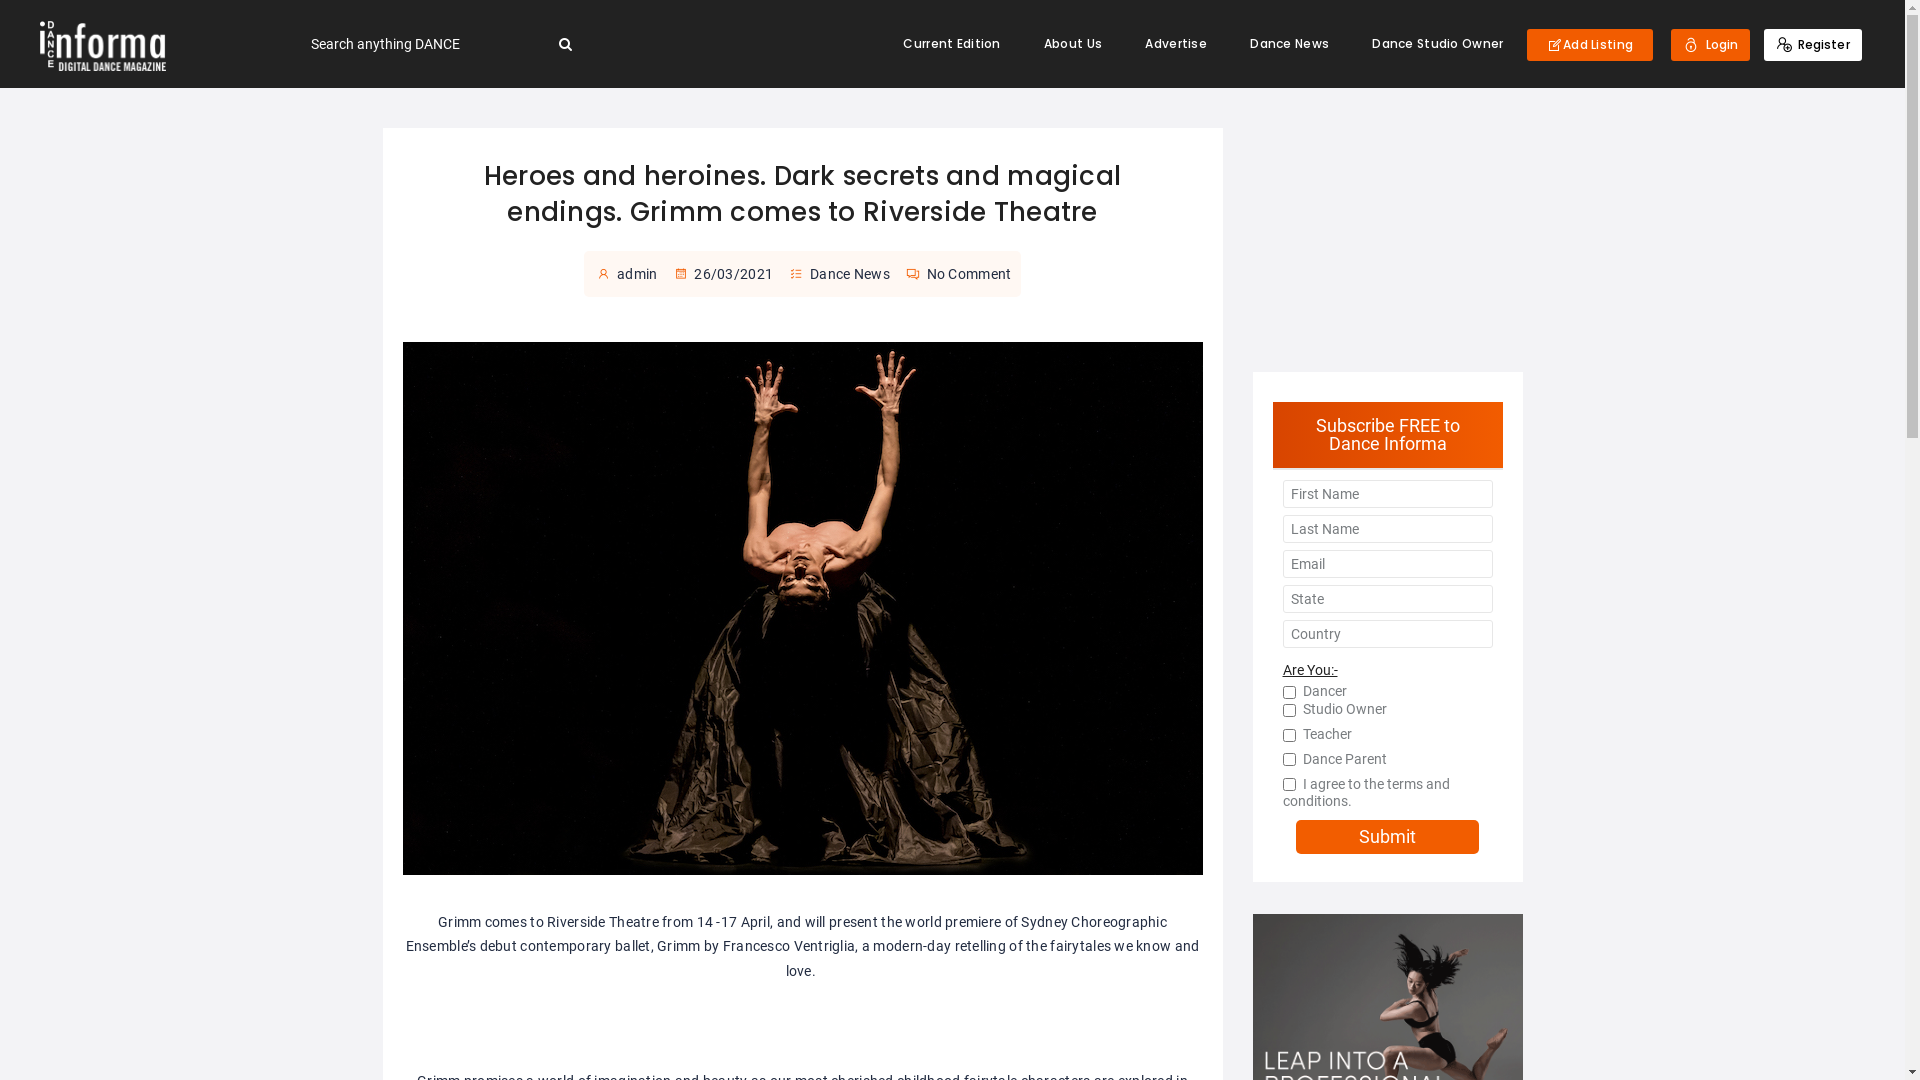 This screenshot has width=1920, height=1080. What do you see at coordinates (1176, 43) in the screenshot?
I see `'Advertise'` at bounding box center [1176, 43].